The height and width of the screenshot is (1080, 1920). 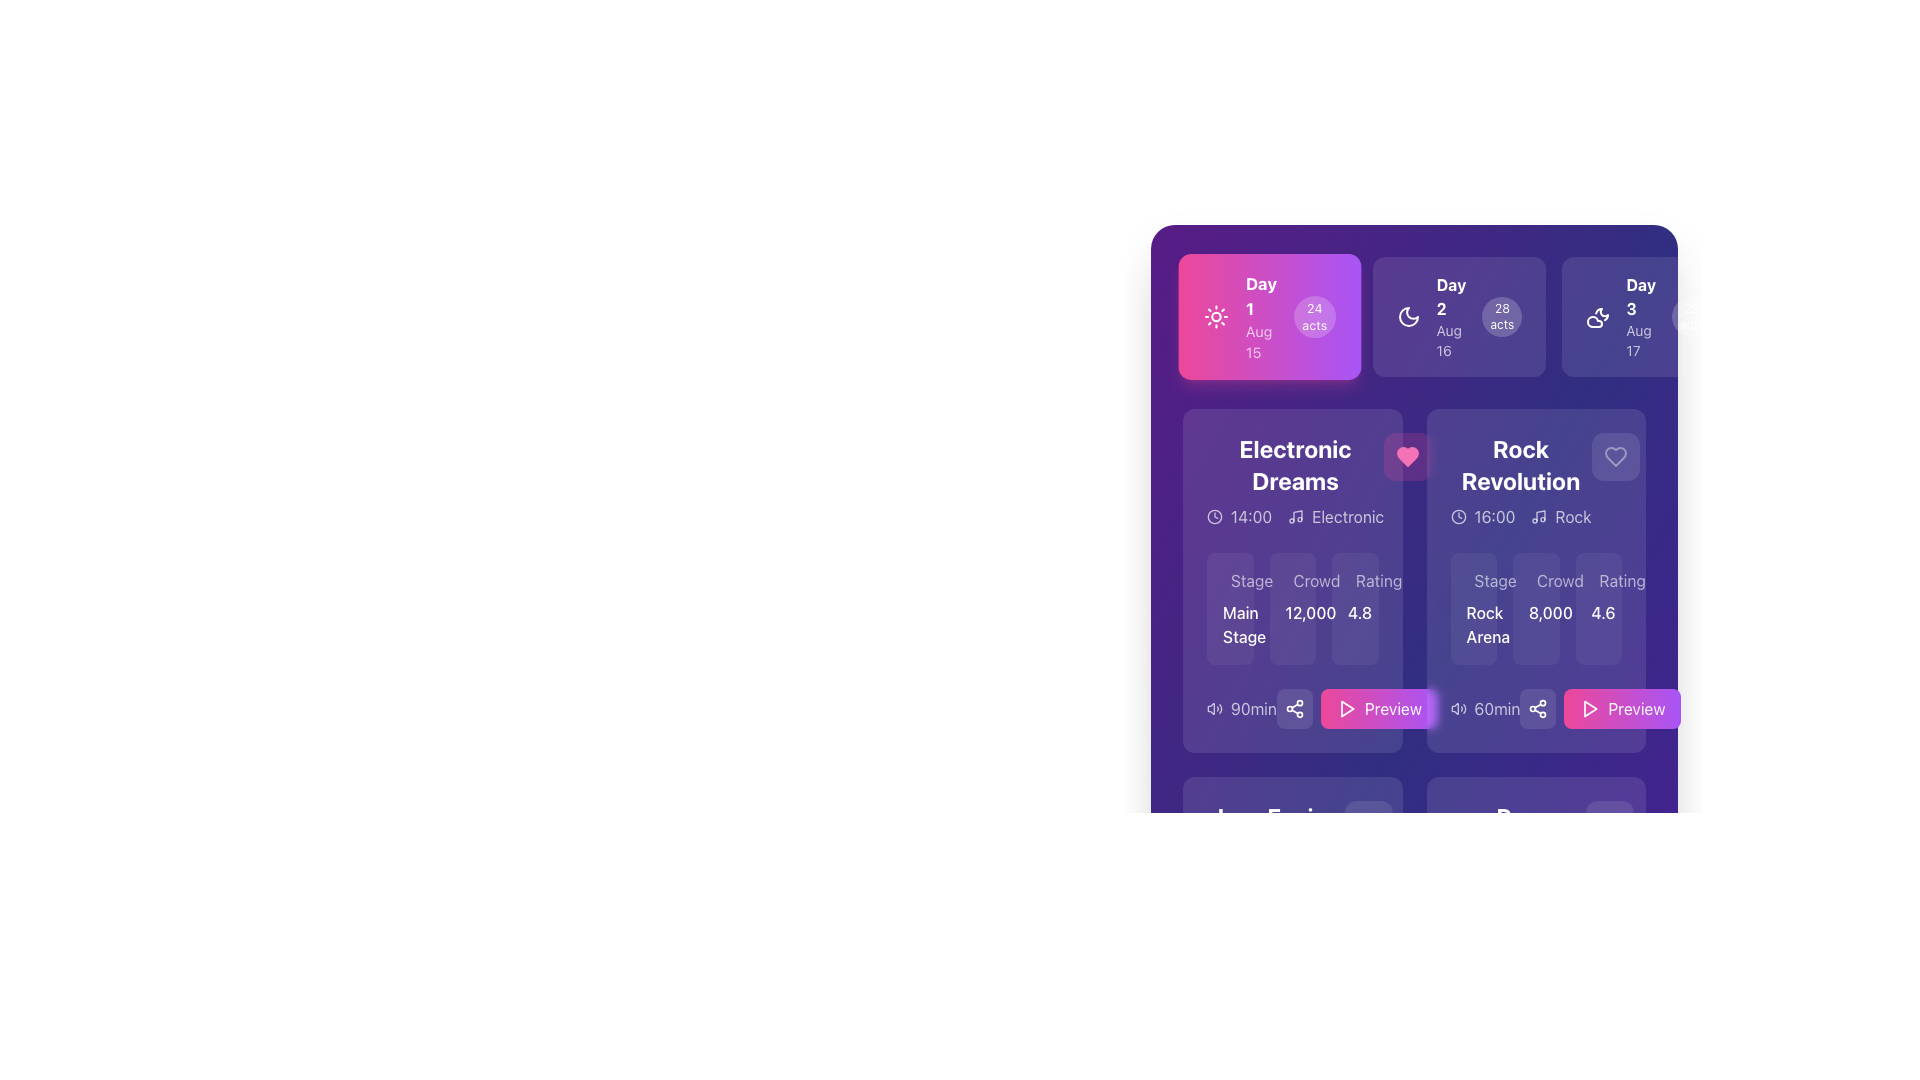 What do you see at coordinates (1347, 708) in the screenshot?
I see `the pink triangular play icon embedded within the 'Preview' button located at the bottom-right of the 'Rock Revolution' panel` at bounding box center [1347, 708].